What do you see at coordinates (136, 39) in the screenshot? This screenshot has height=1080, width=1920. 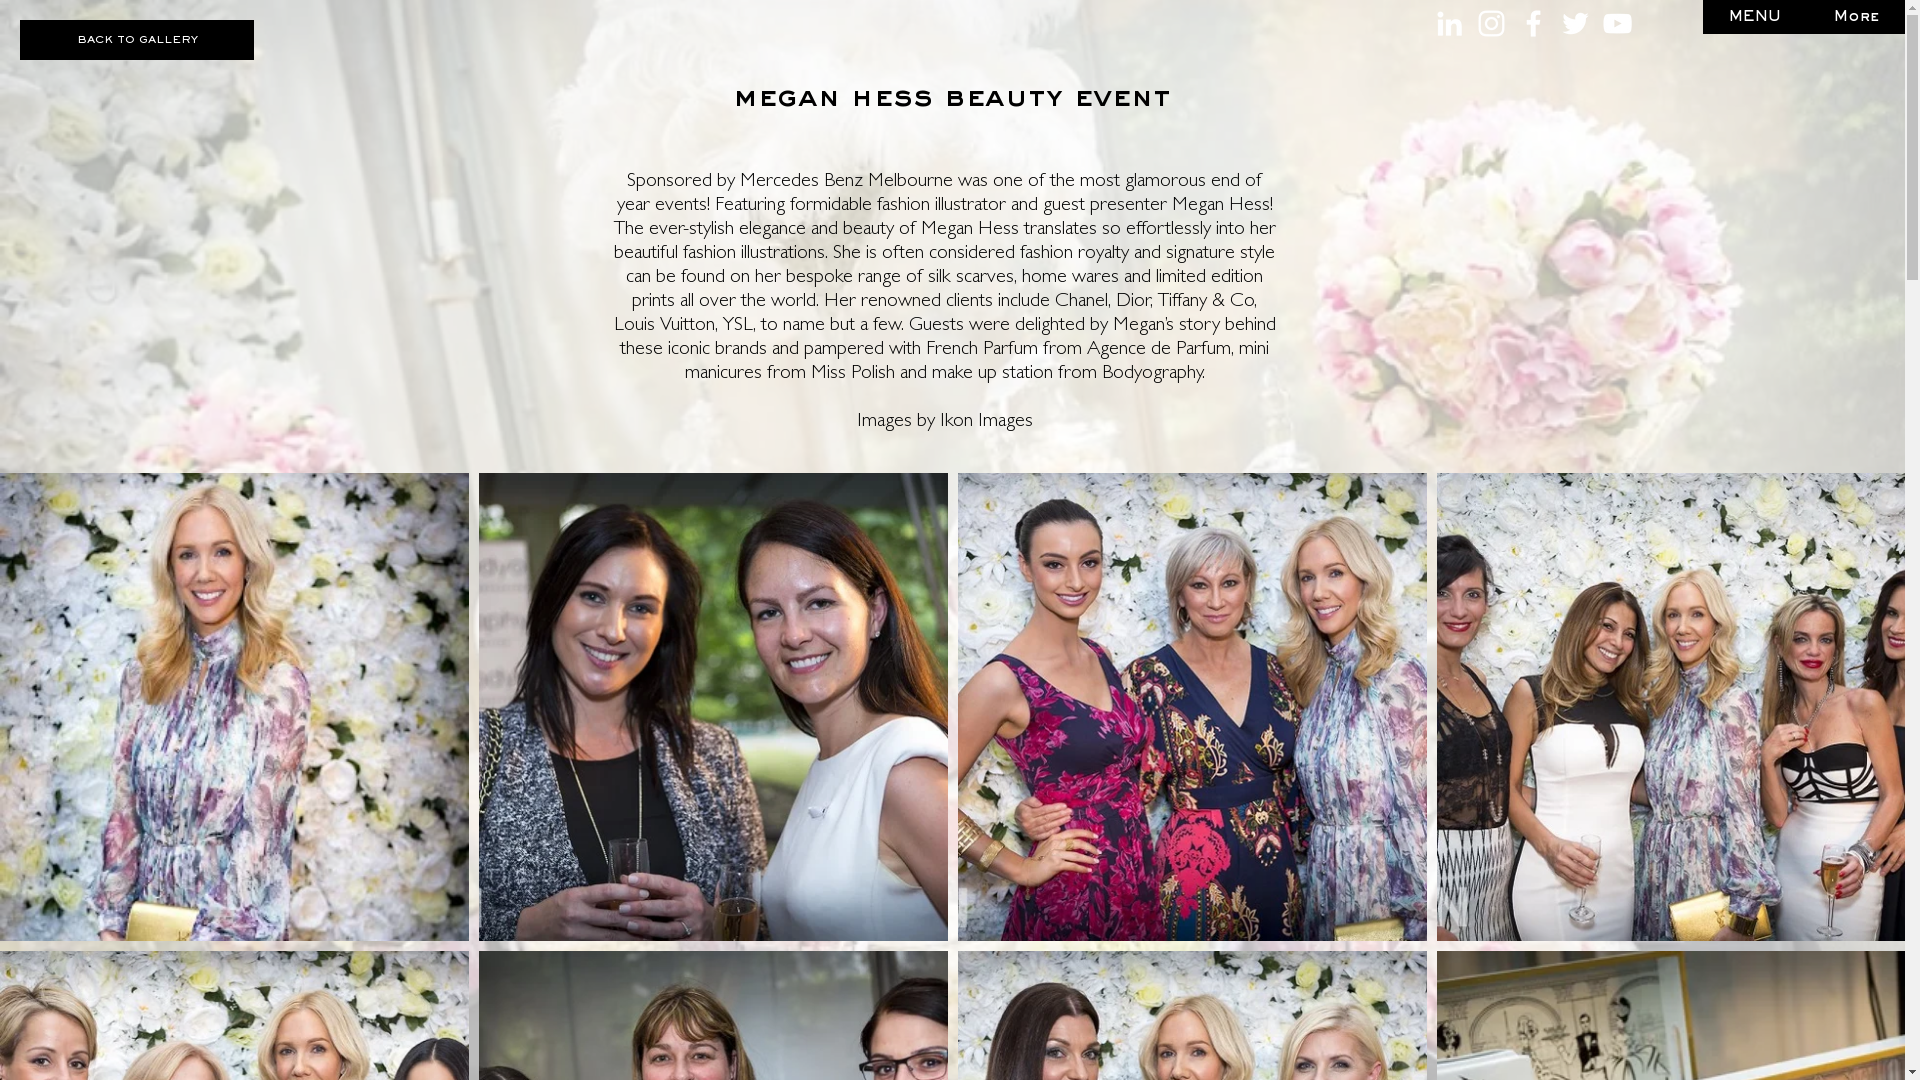 I see `'BACK TO GALLERY'` at bounding box center [136, 39].